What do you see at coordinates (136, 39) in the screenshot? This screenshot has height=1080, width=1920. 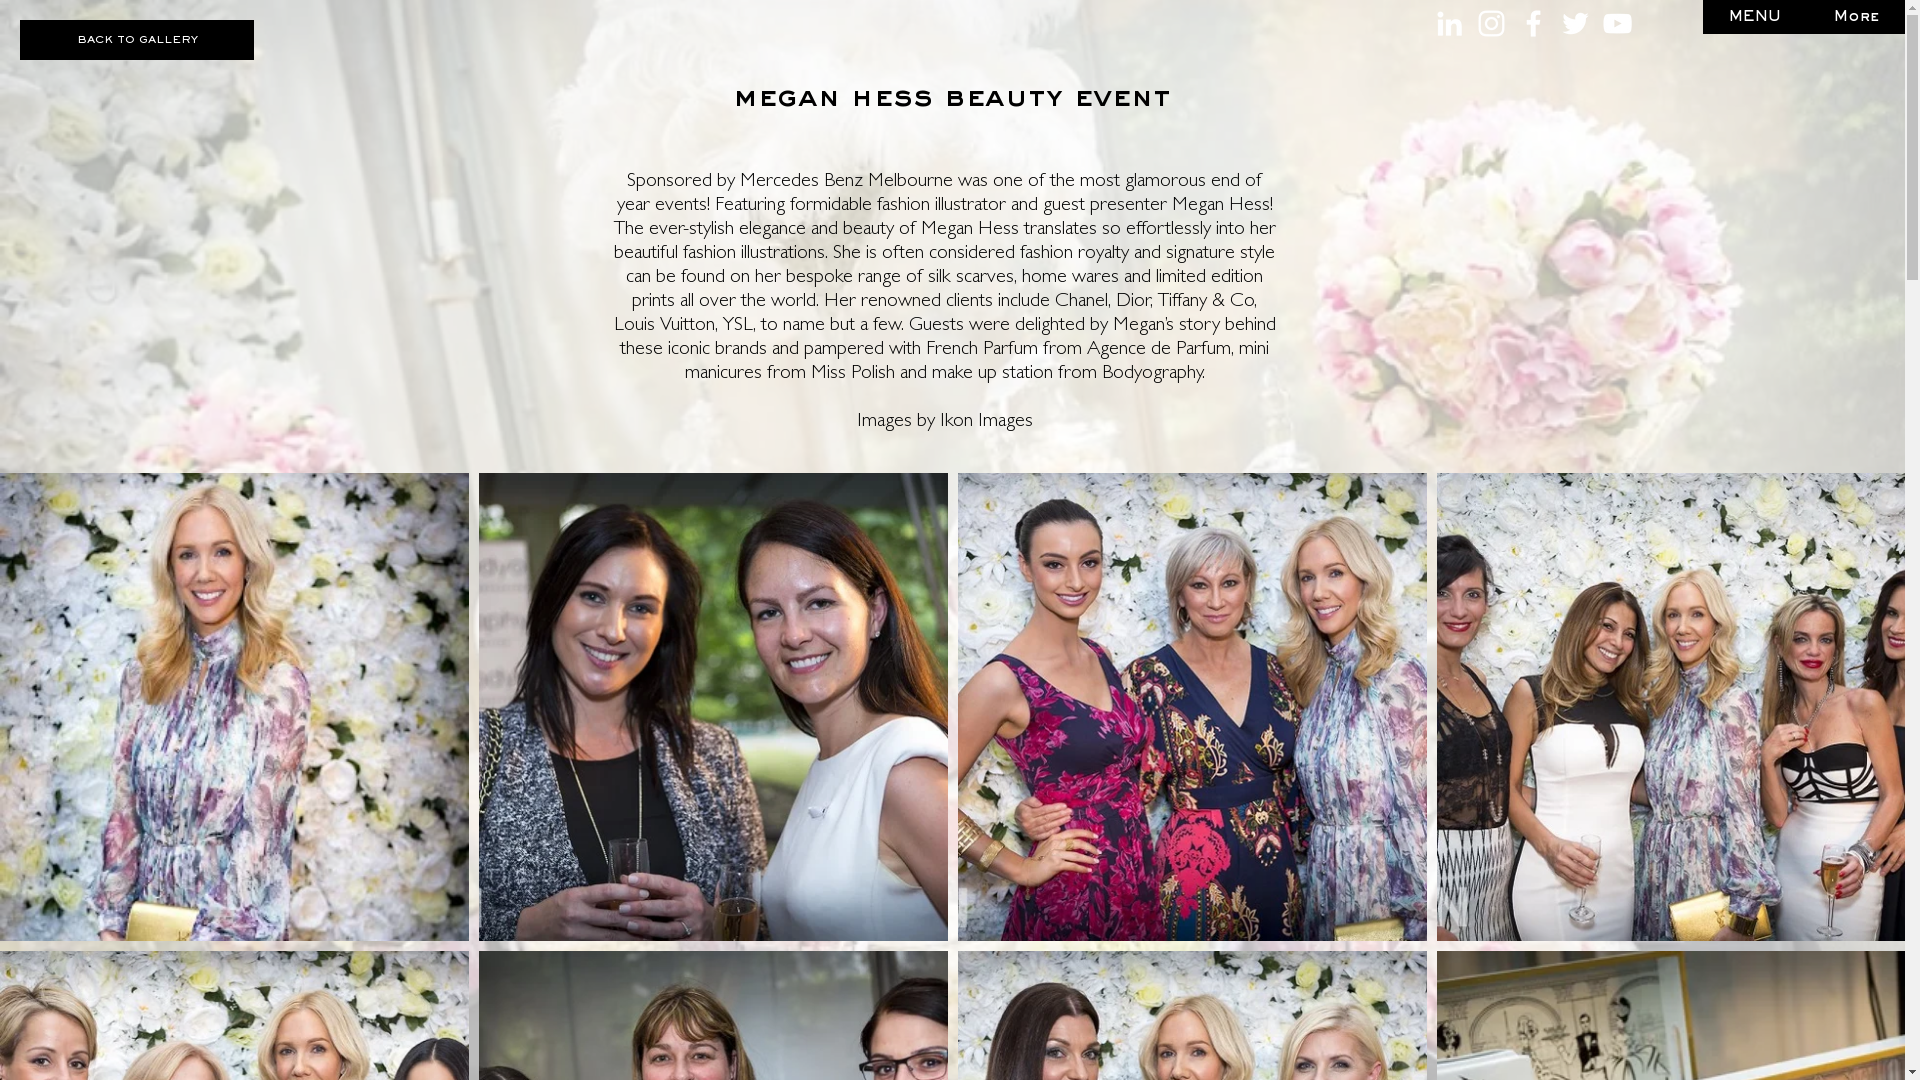 I see `'BACK TO GALLERY'` at bounding box center [136, 39].